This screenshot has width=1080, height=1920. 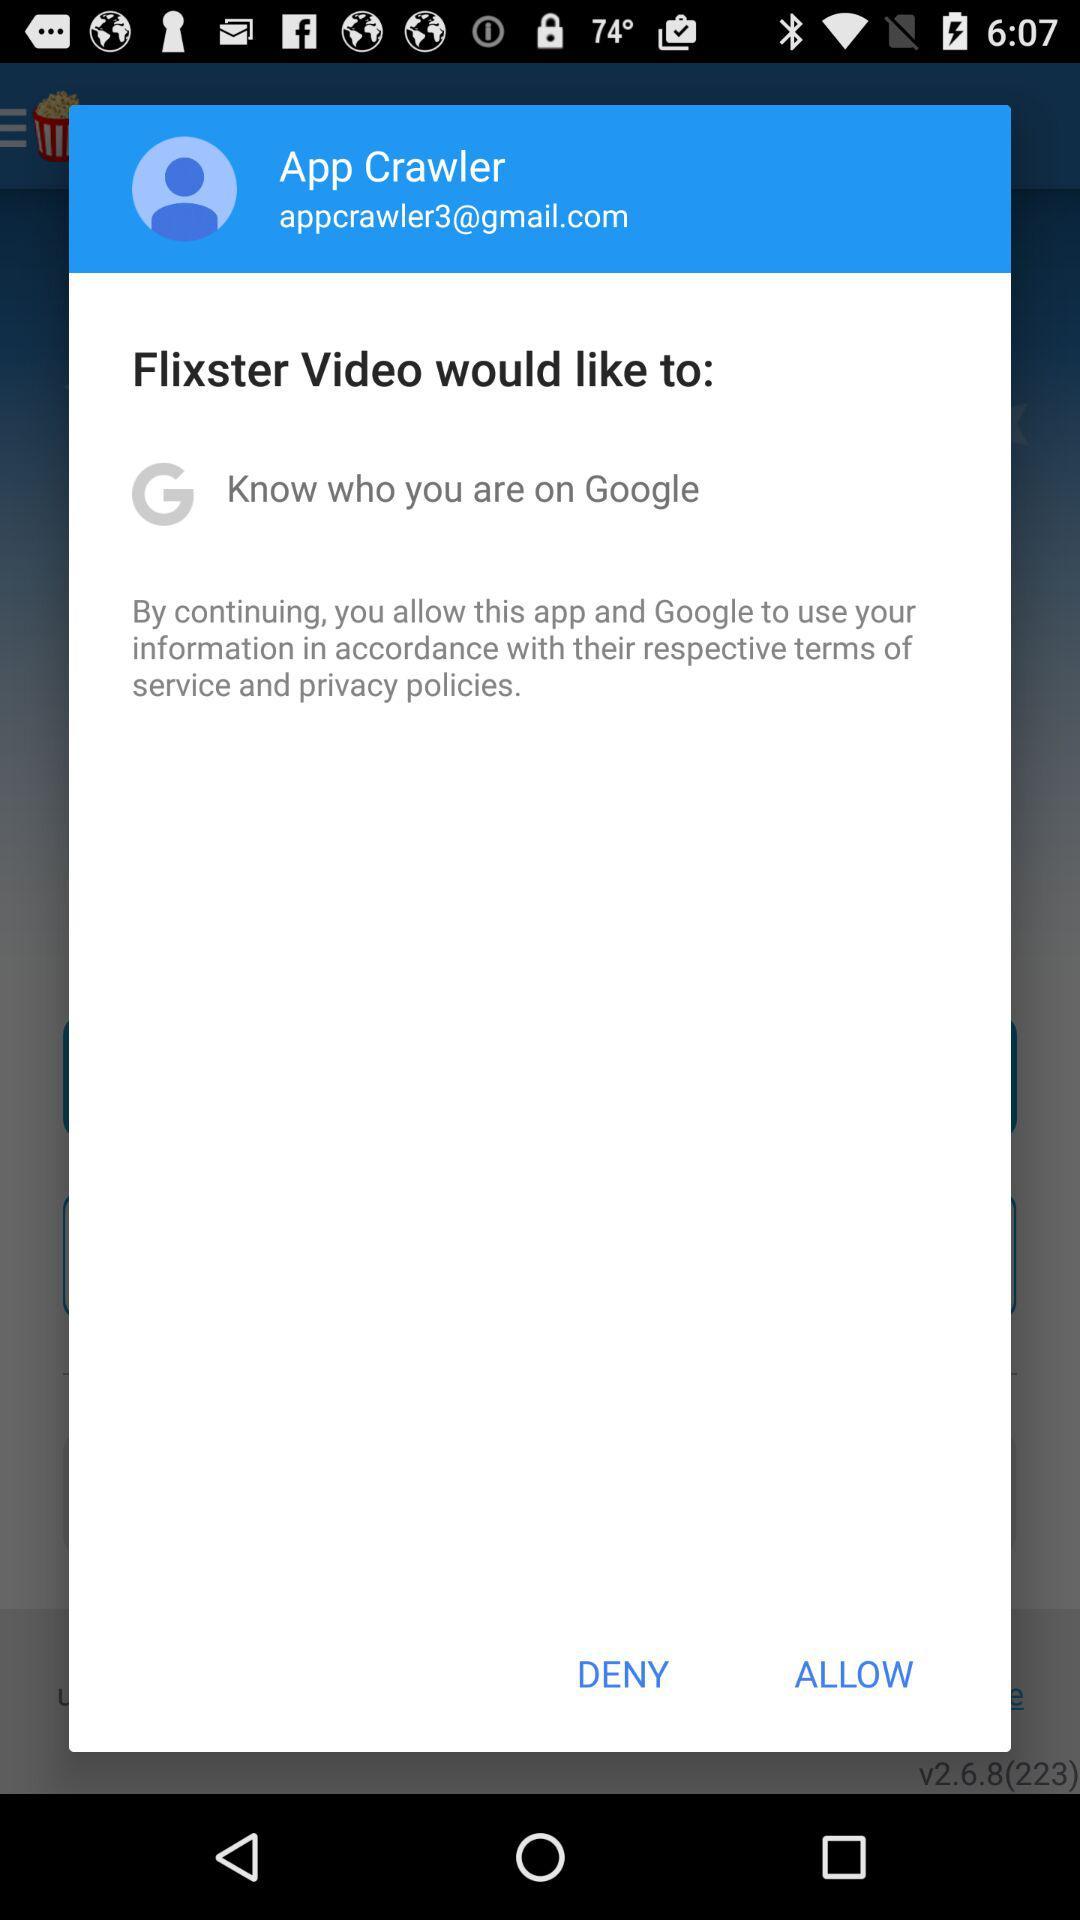 I want to click on the deny item, so click(x=621, y=1673).